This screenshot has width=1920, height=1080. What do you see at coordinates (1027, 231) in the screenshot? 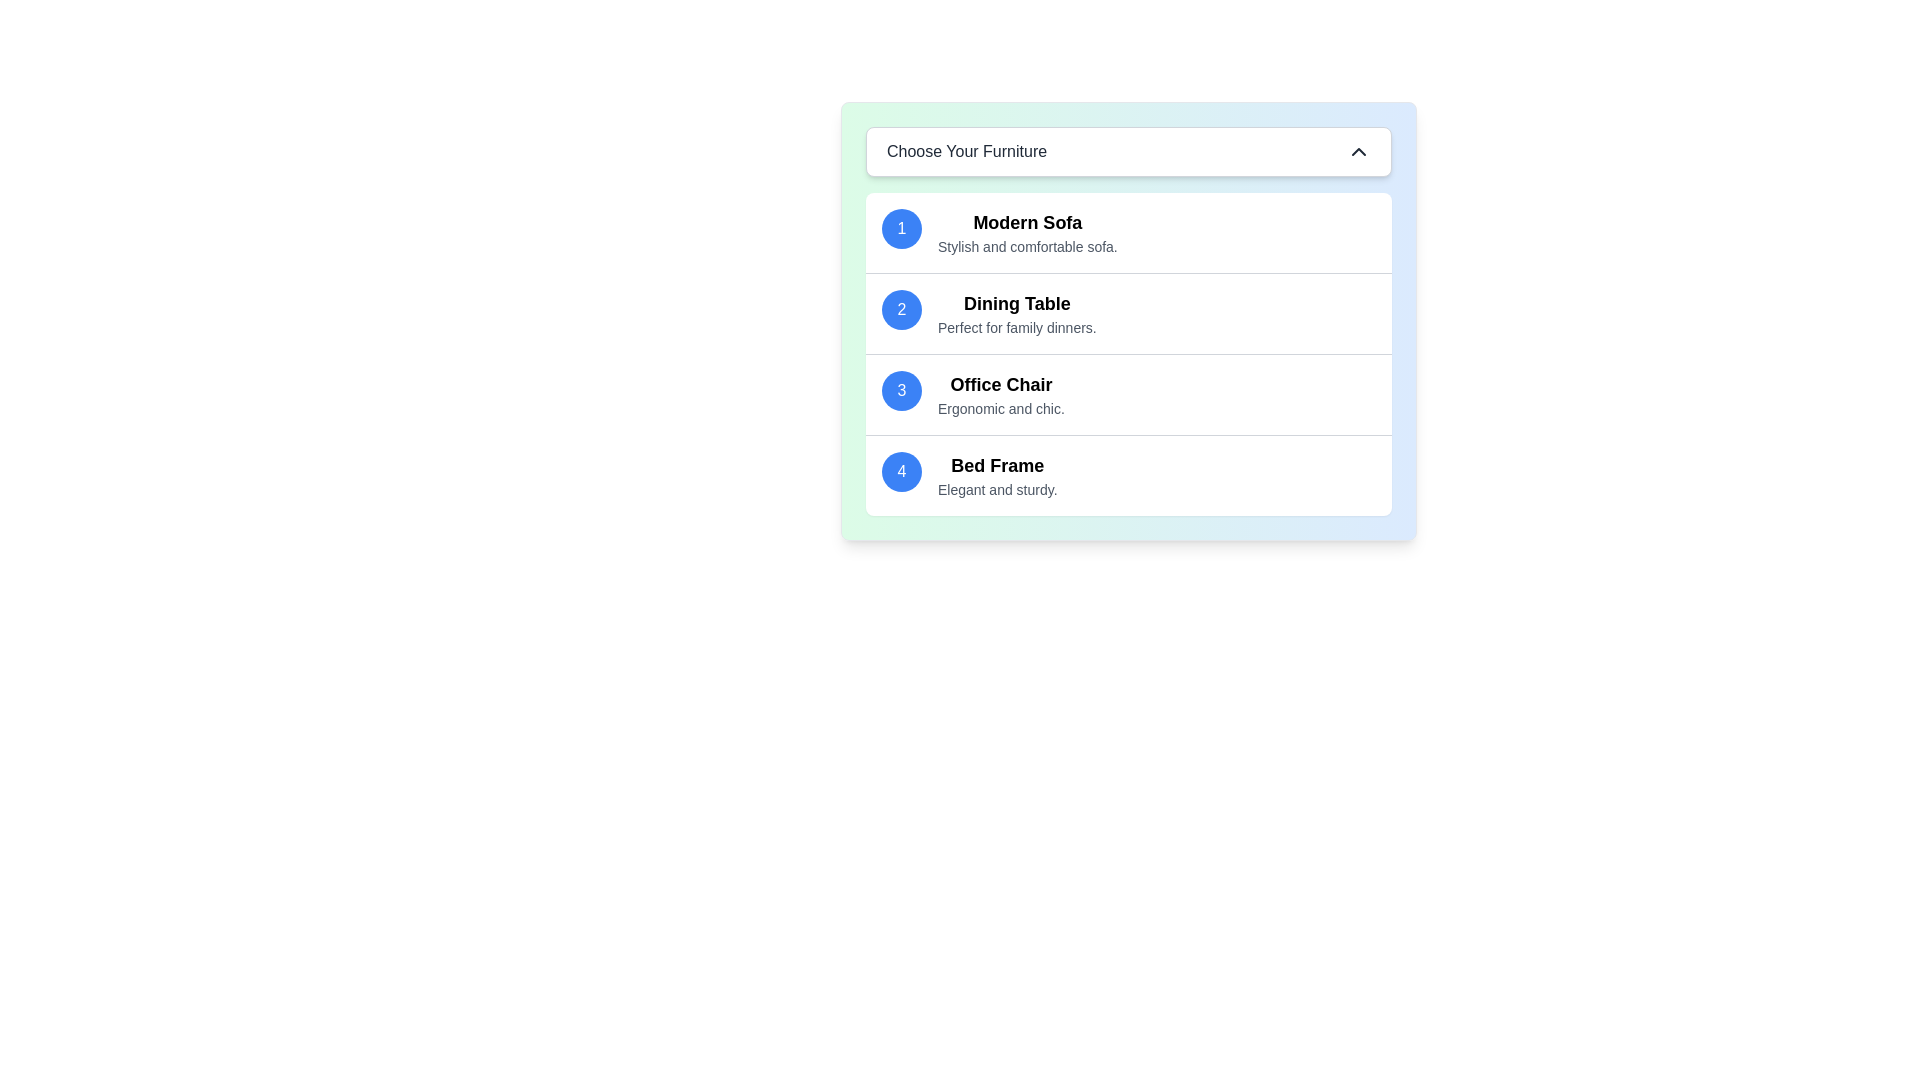
I see `the 'Modern Sofa' list item description block` at bounding box center [1027, 231].